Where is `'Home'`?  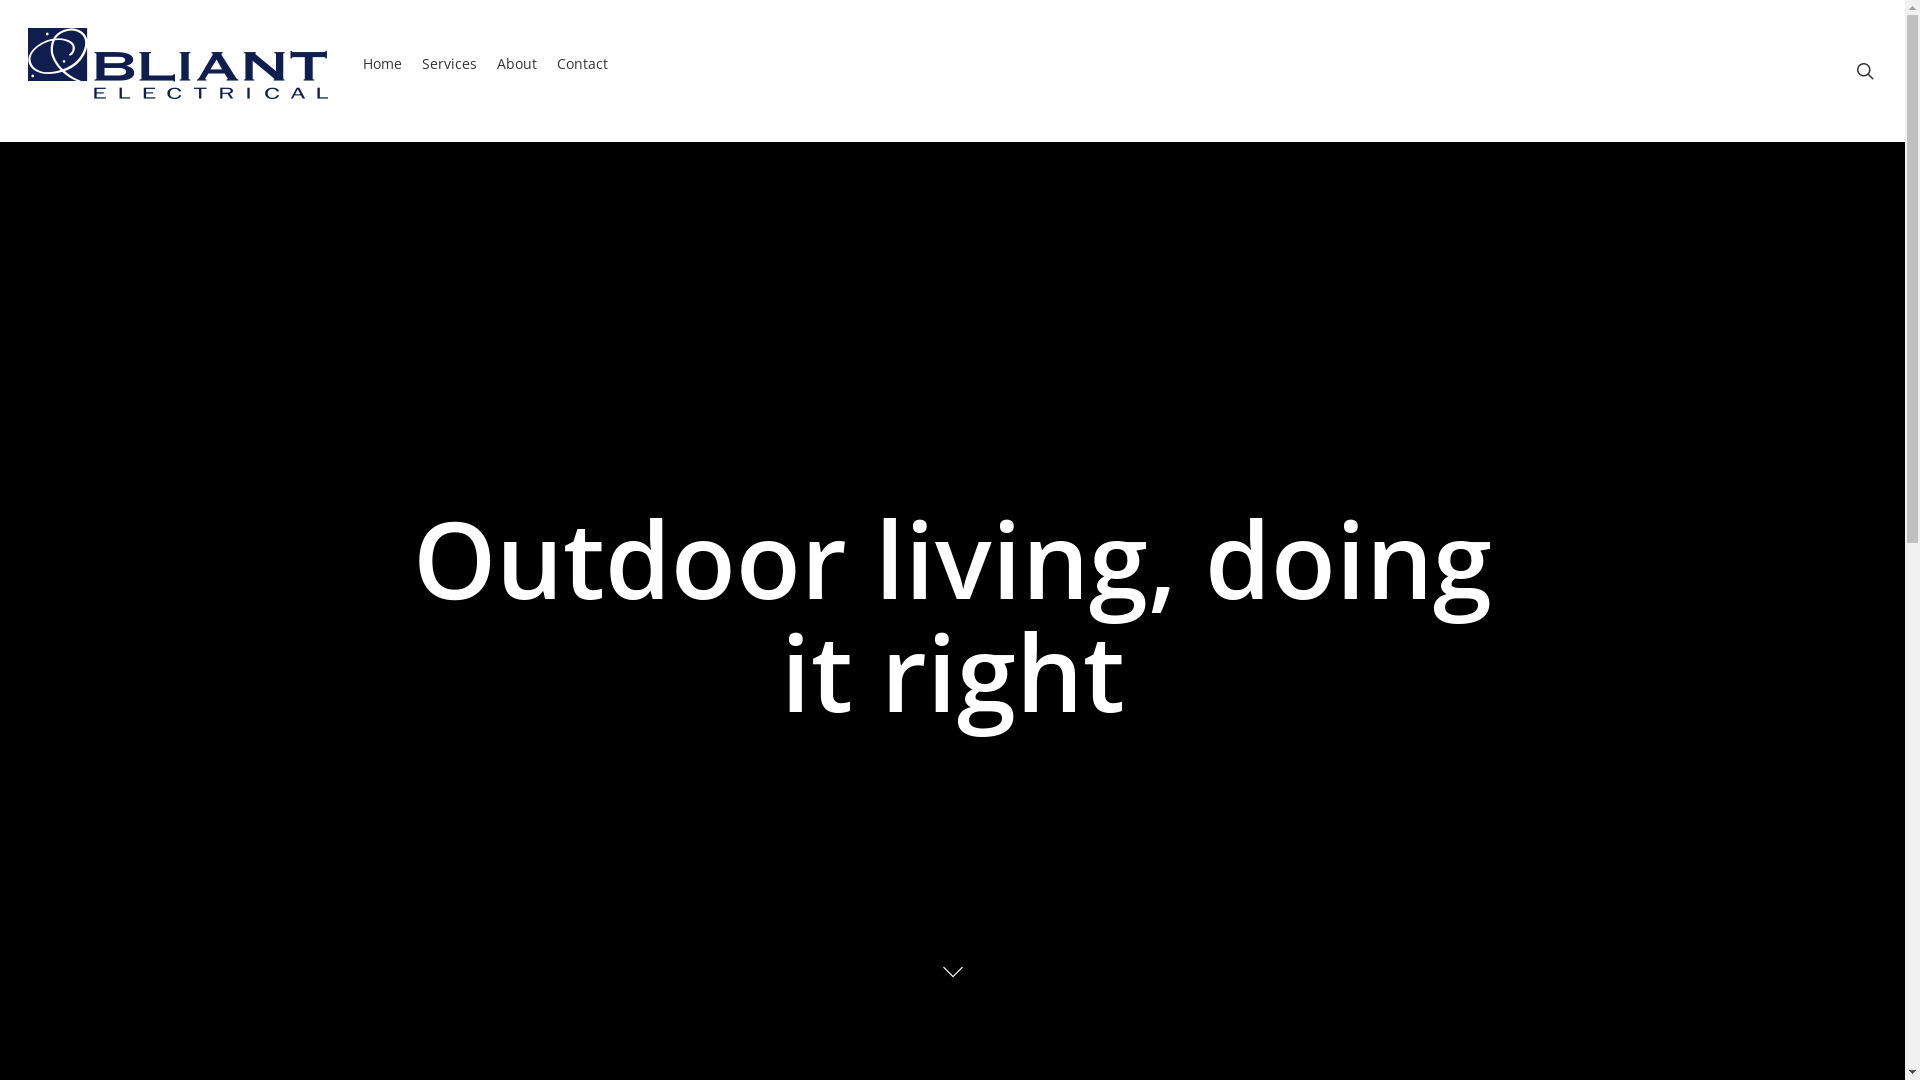 'Home' is located at coordinates (382, 70).